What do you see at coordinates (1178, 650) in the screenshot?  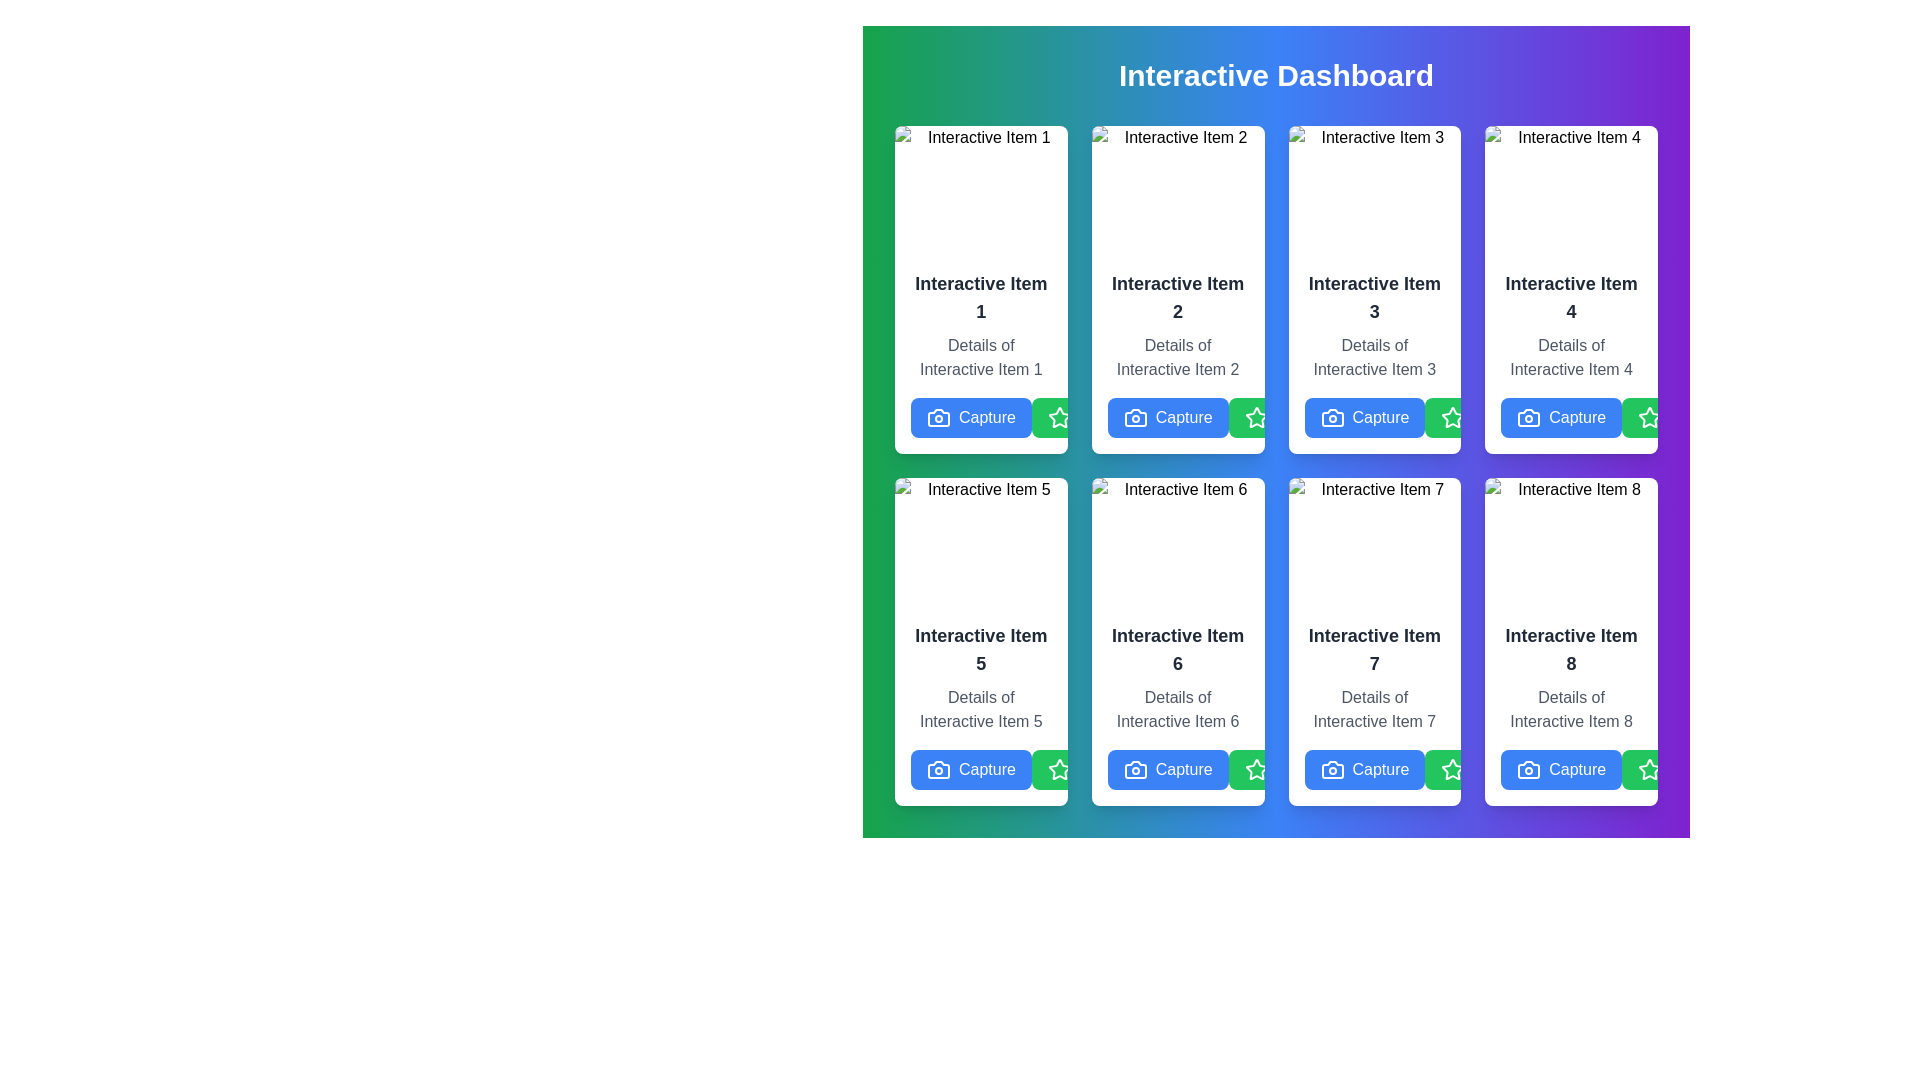 I see `the static text component displaying 'Interactive Item 6', which is located in the sixth card of the grid layout, emphasizing its title-like role` at bounding box center [1178, 650].